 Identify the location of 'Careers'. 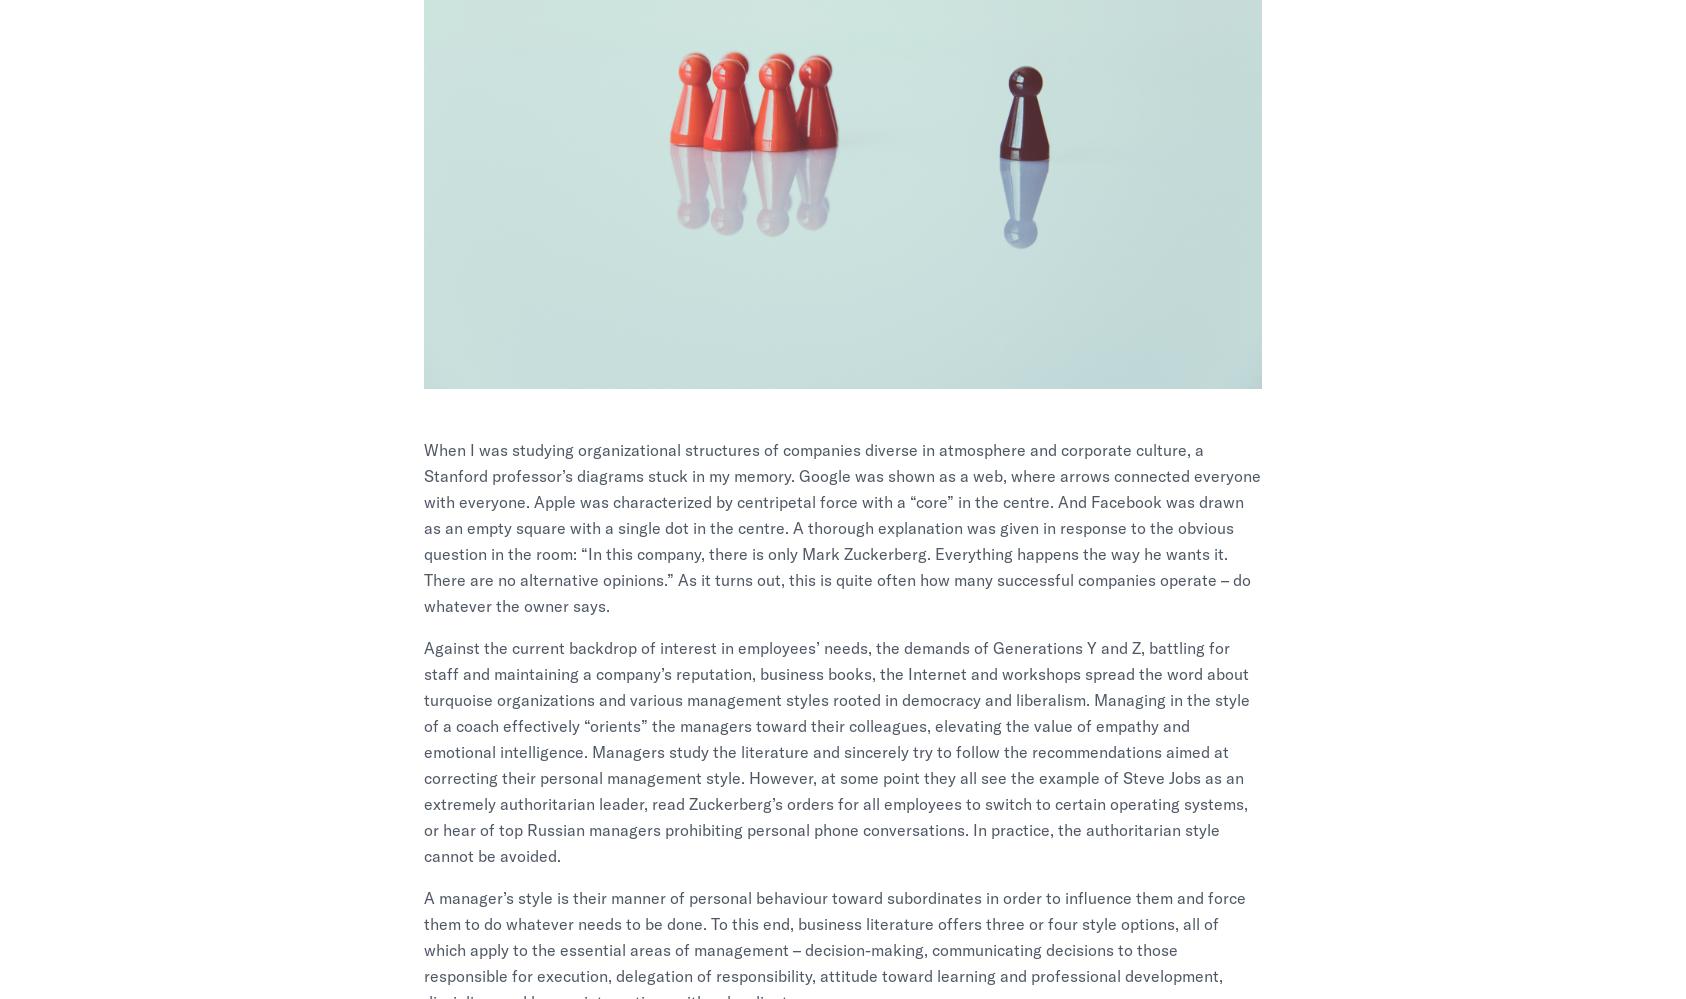
(865, 772).